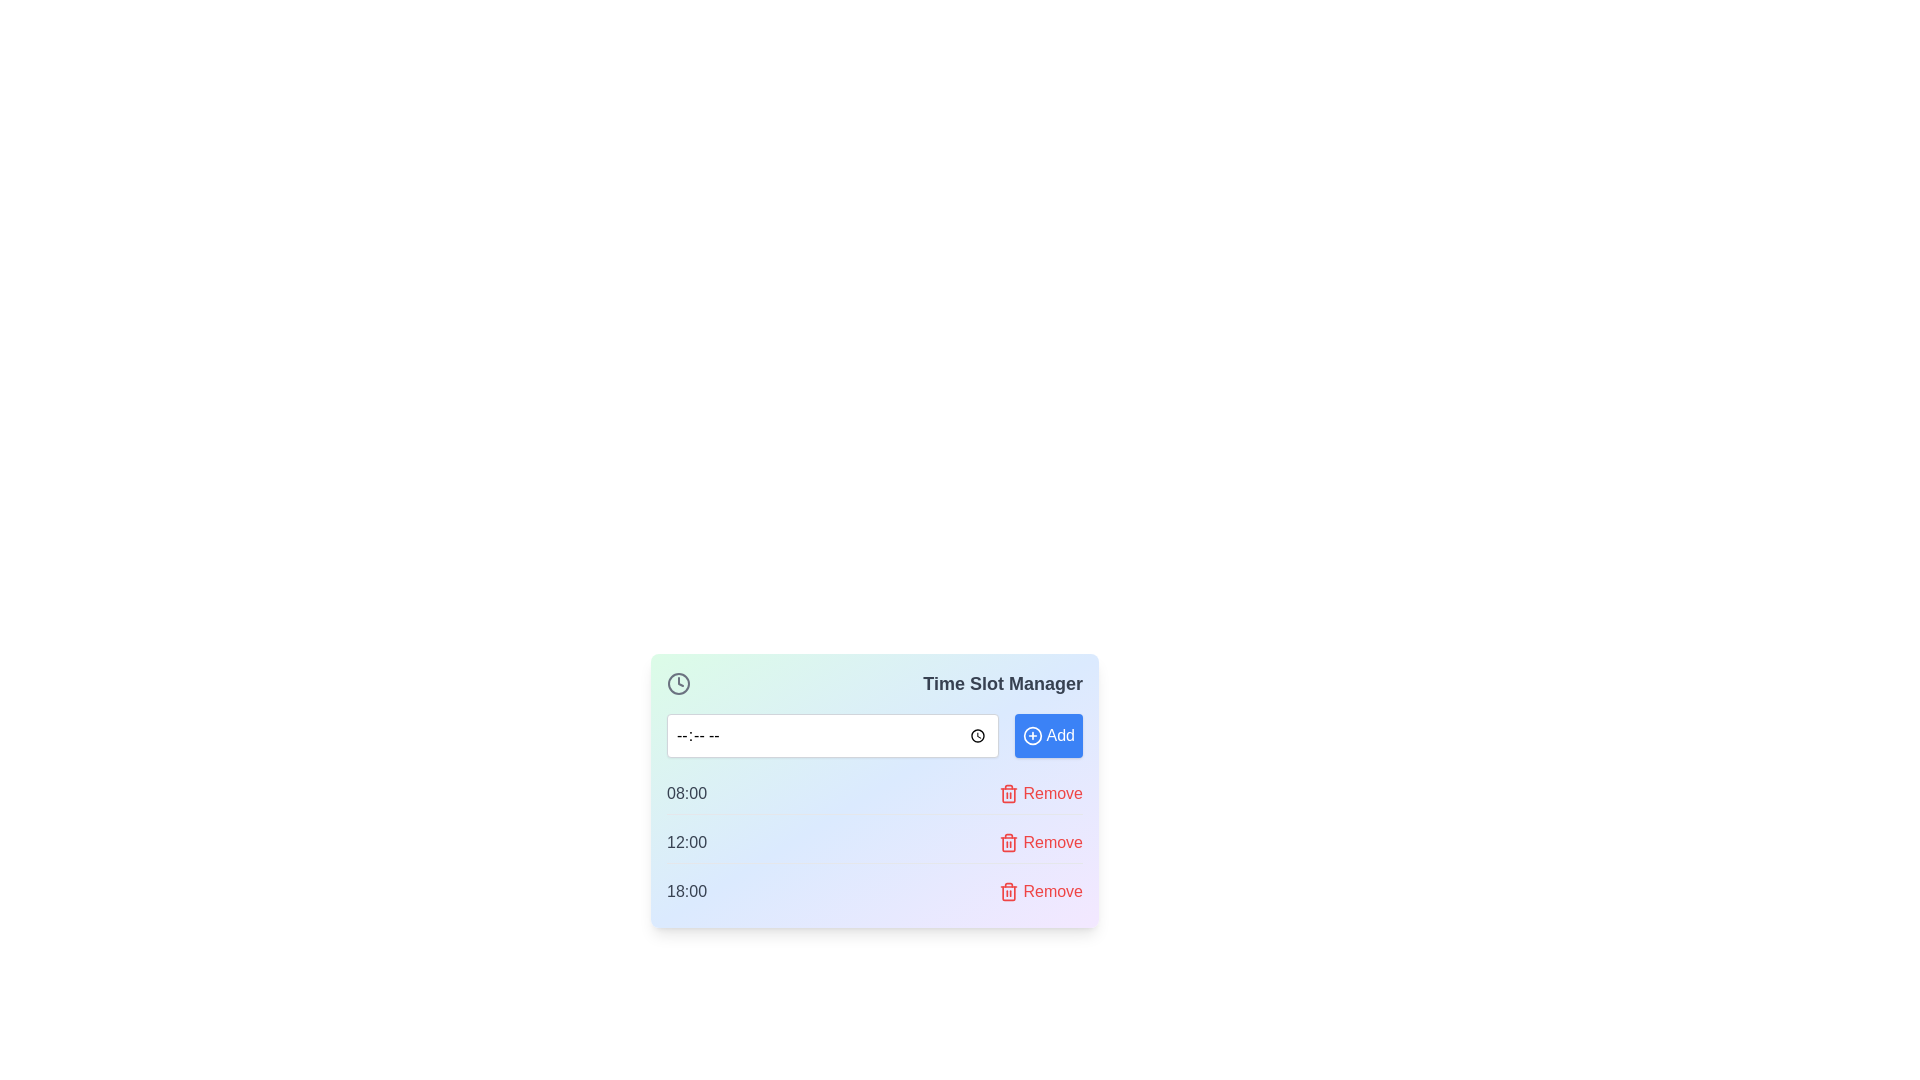  Describe the element at coordinates (678, 682) in the screenshot. I see `the decorative SVG circle element located in the top-left position of the clock icon in the 'Time Slot Manager' pane` at that location.